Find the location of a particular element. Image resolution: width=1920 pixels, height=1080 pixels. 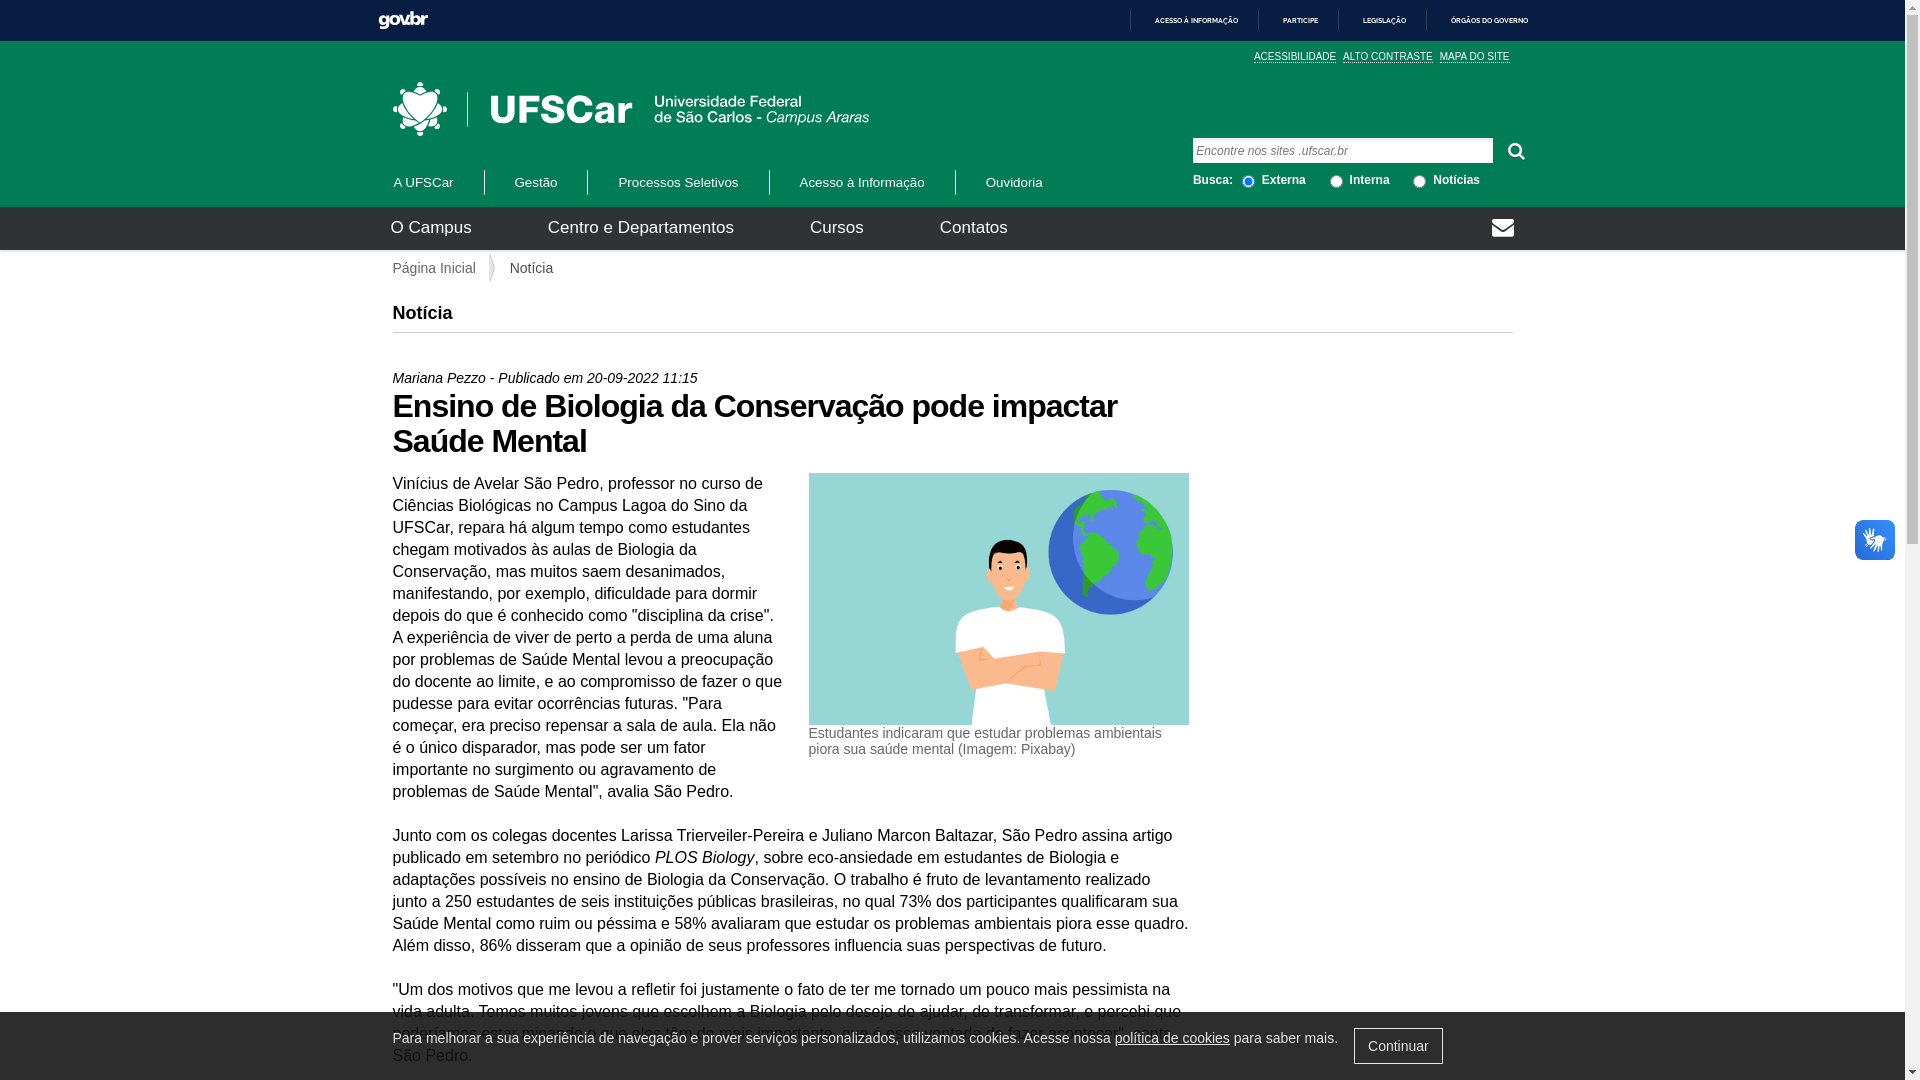

'ACESSIBILIDADE' is located at coordinates (1295, 56).